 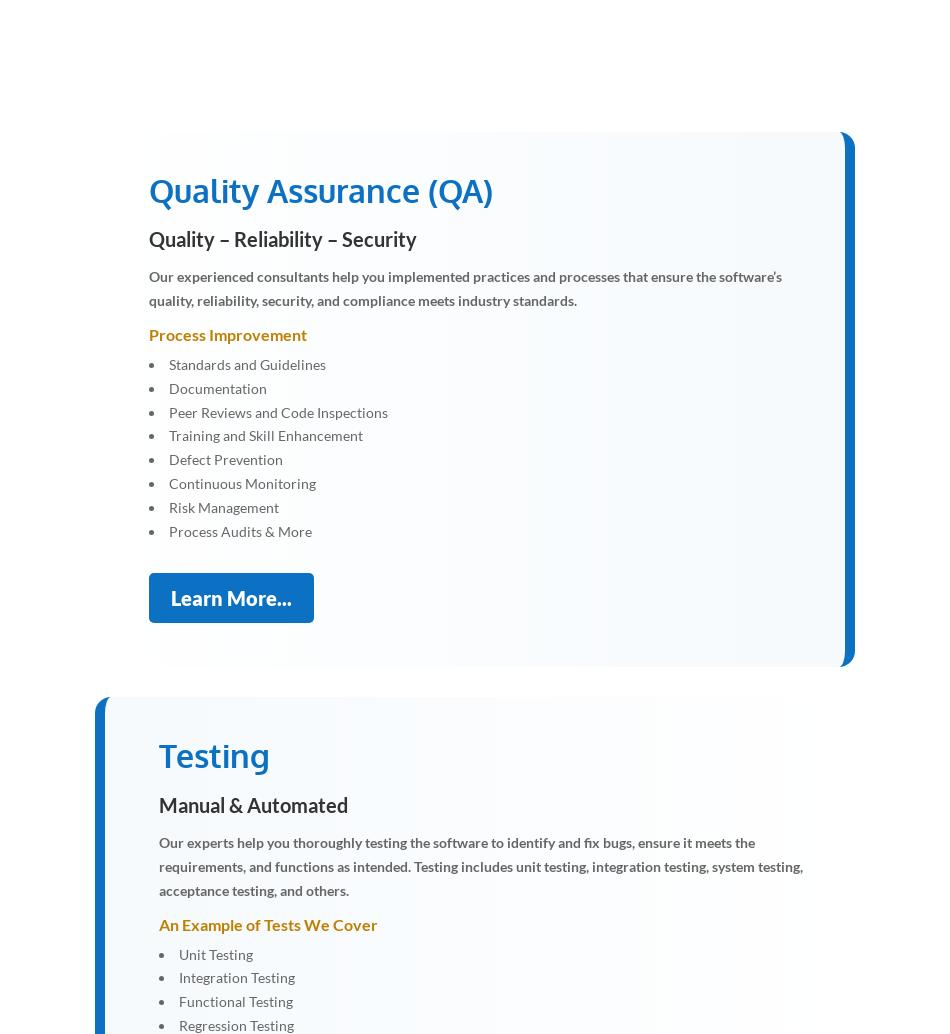 I want to click on 'Standards and Guidelines', so click(x=169, y=362).